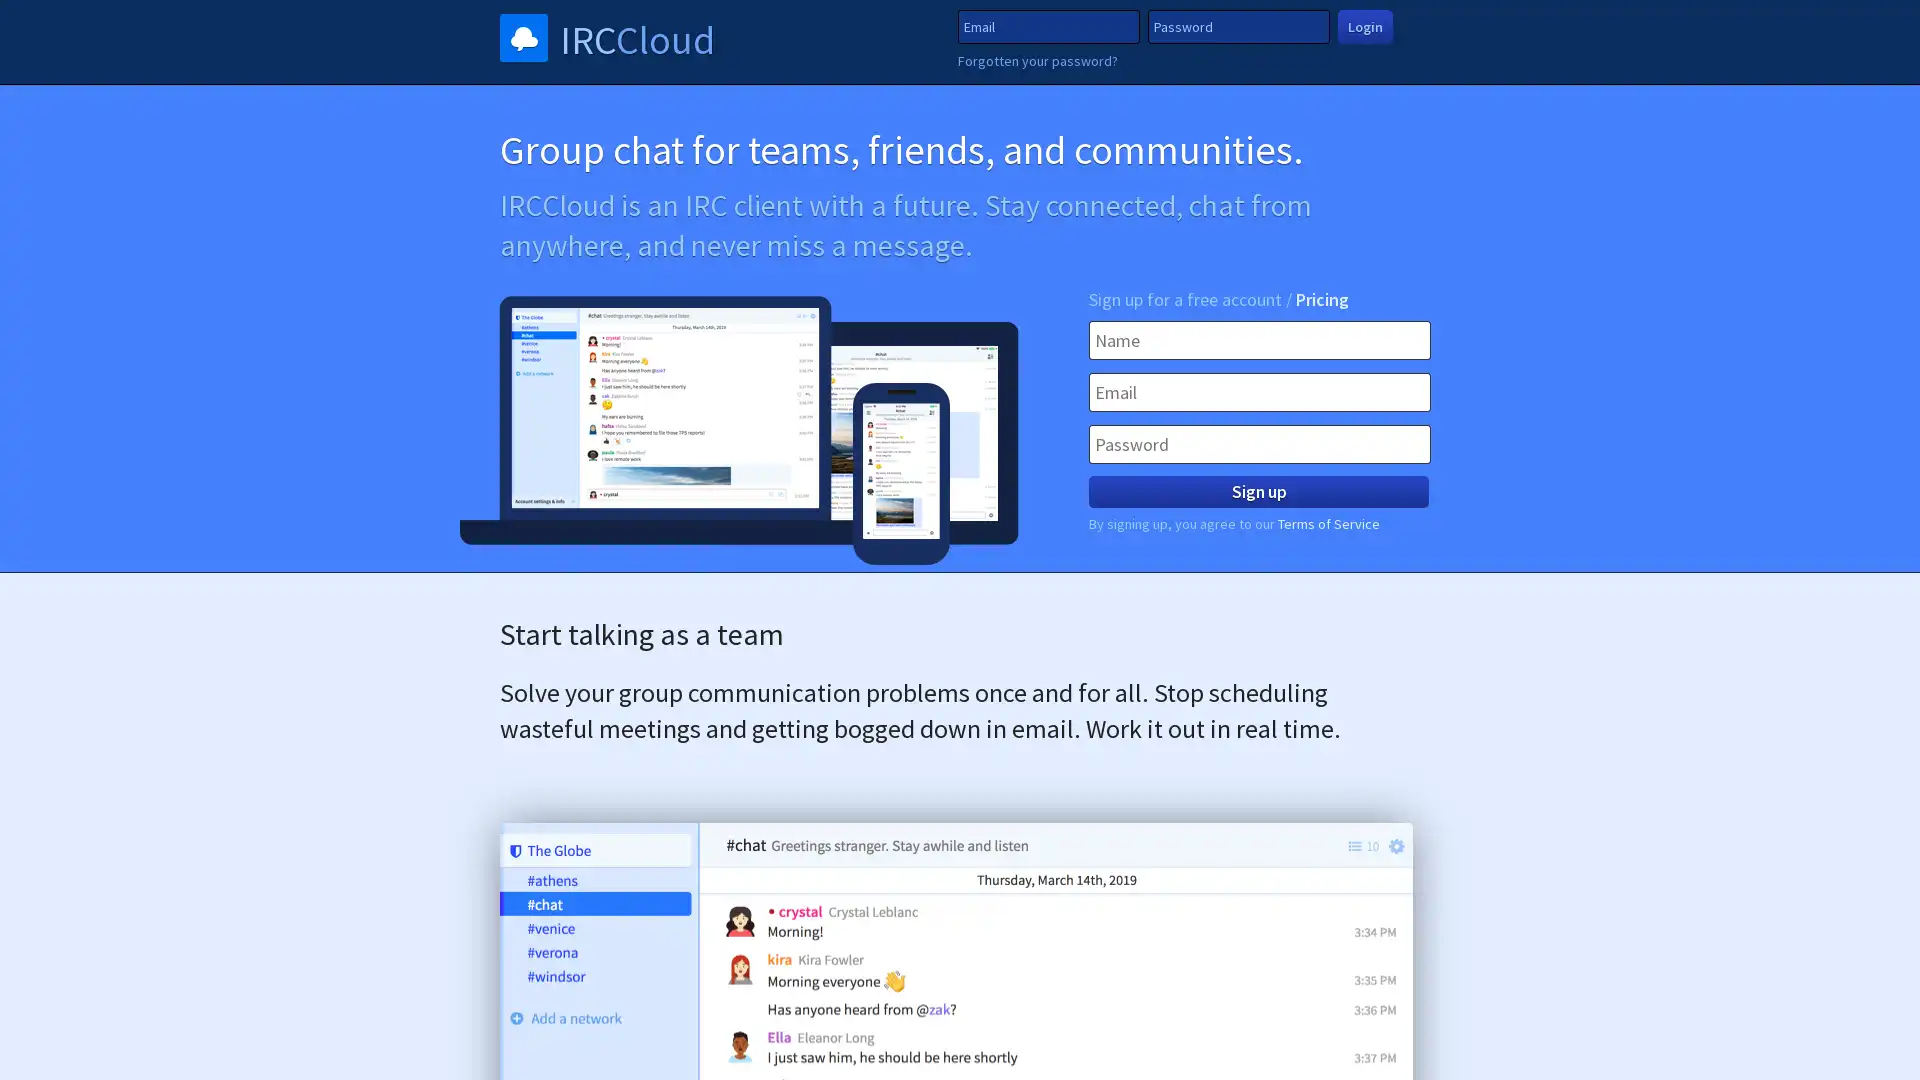 The height and width of the screenshot is (1080, 1920). Describe the element at coordinates (1364, 26) in the screenshot. I see `Login` at that location.